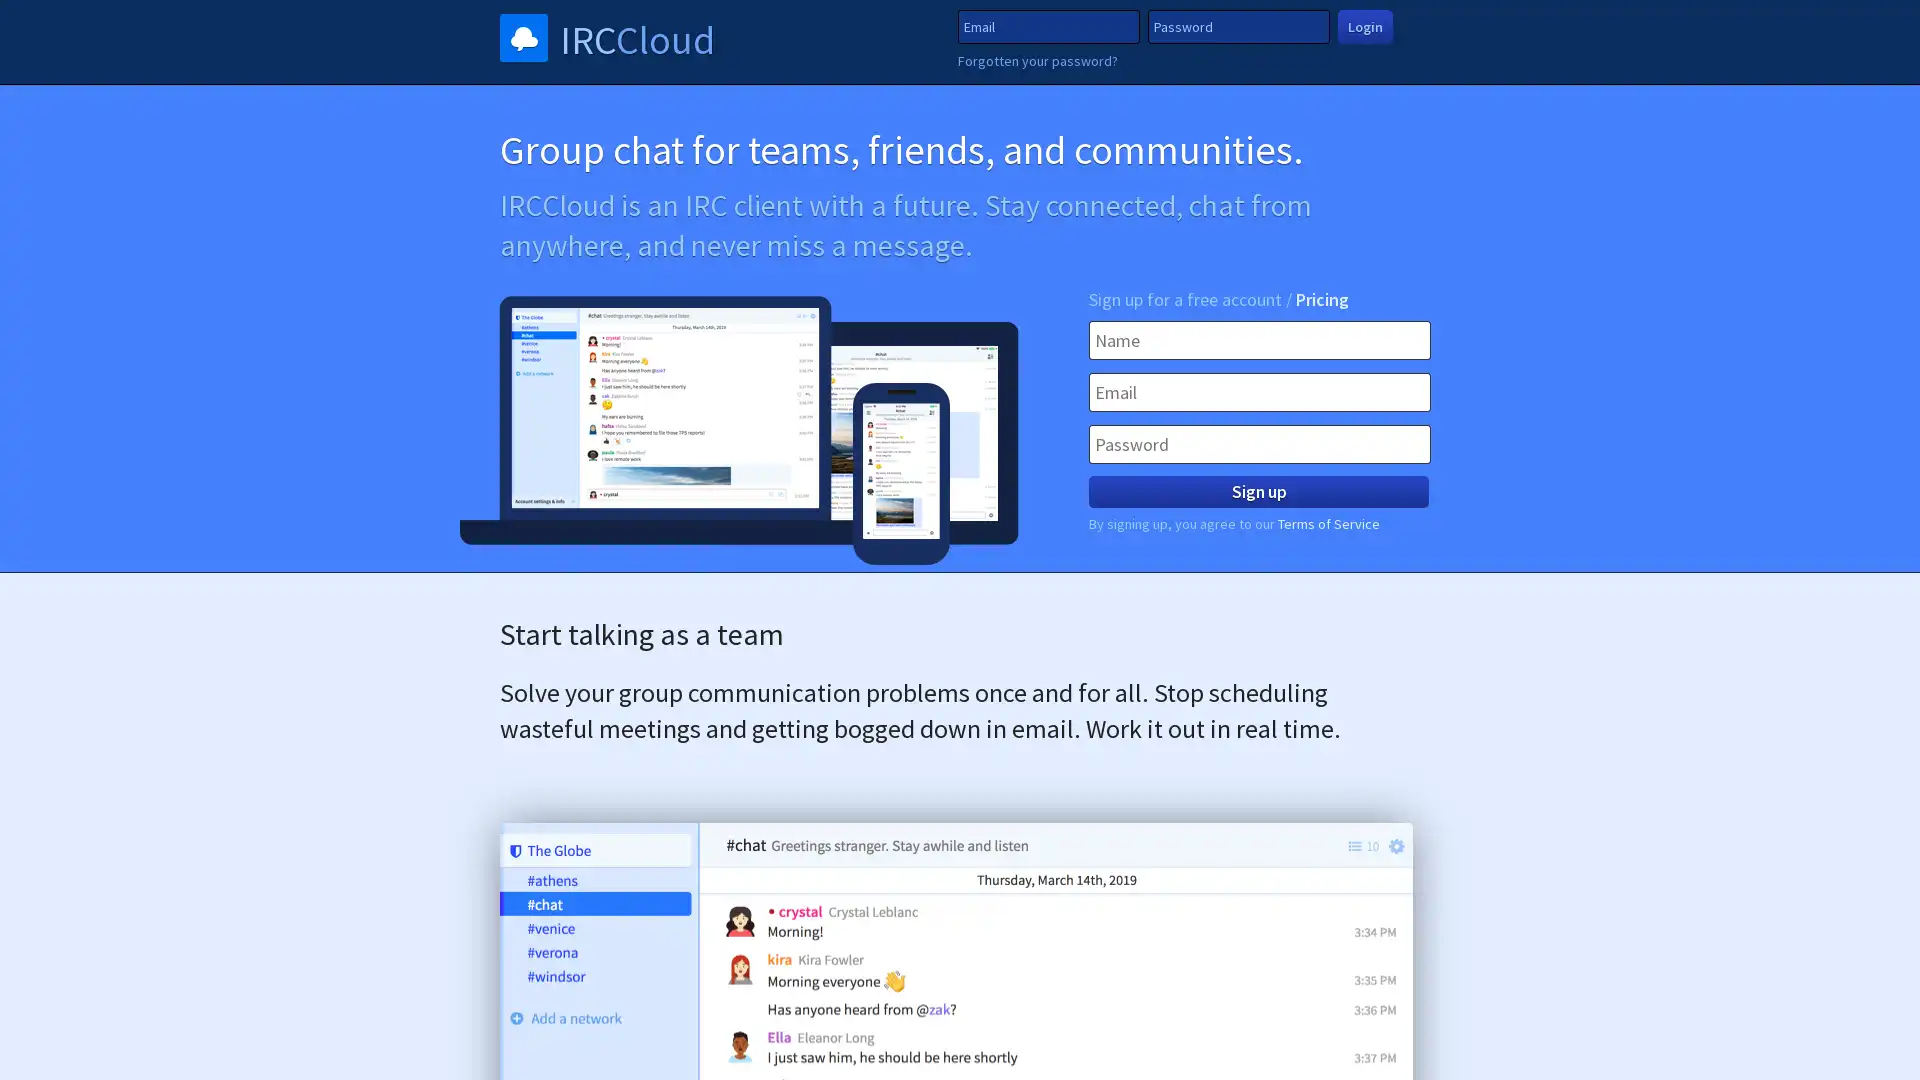 The height and width of the screenshot is (1080, 1920). Describe the element at coordinates (1364, 26) in the screenshot. I see `Login` at that location.